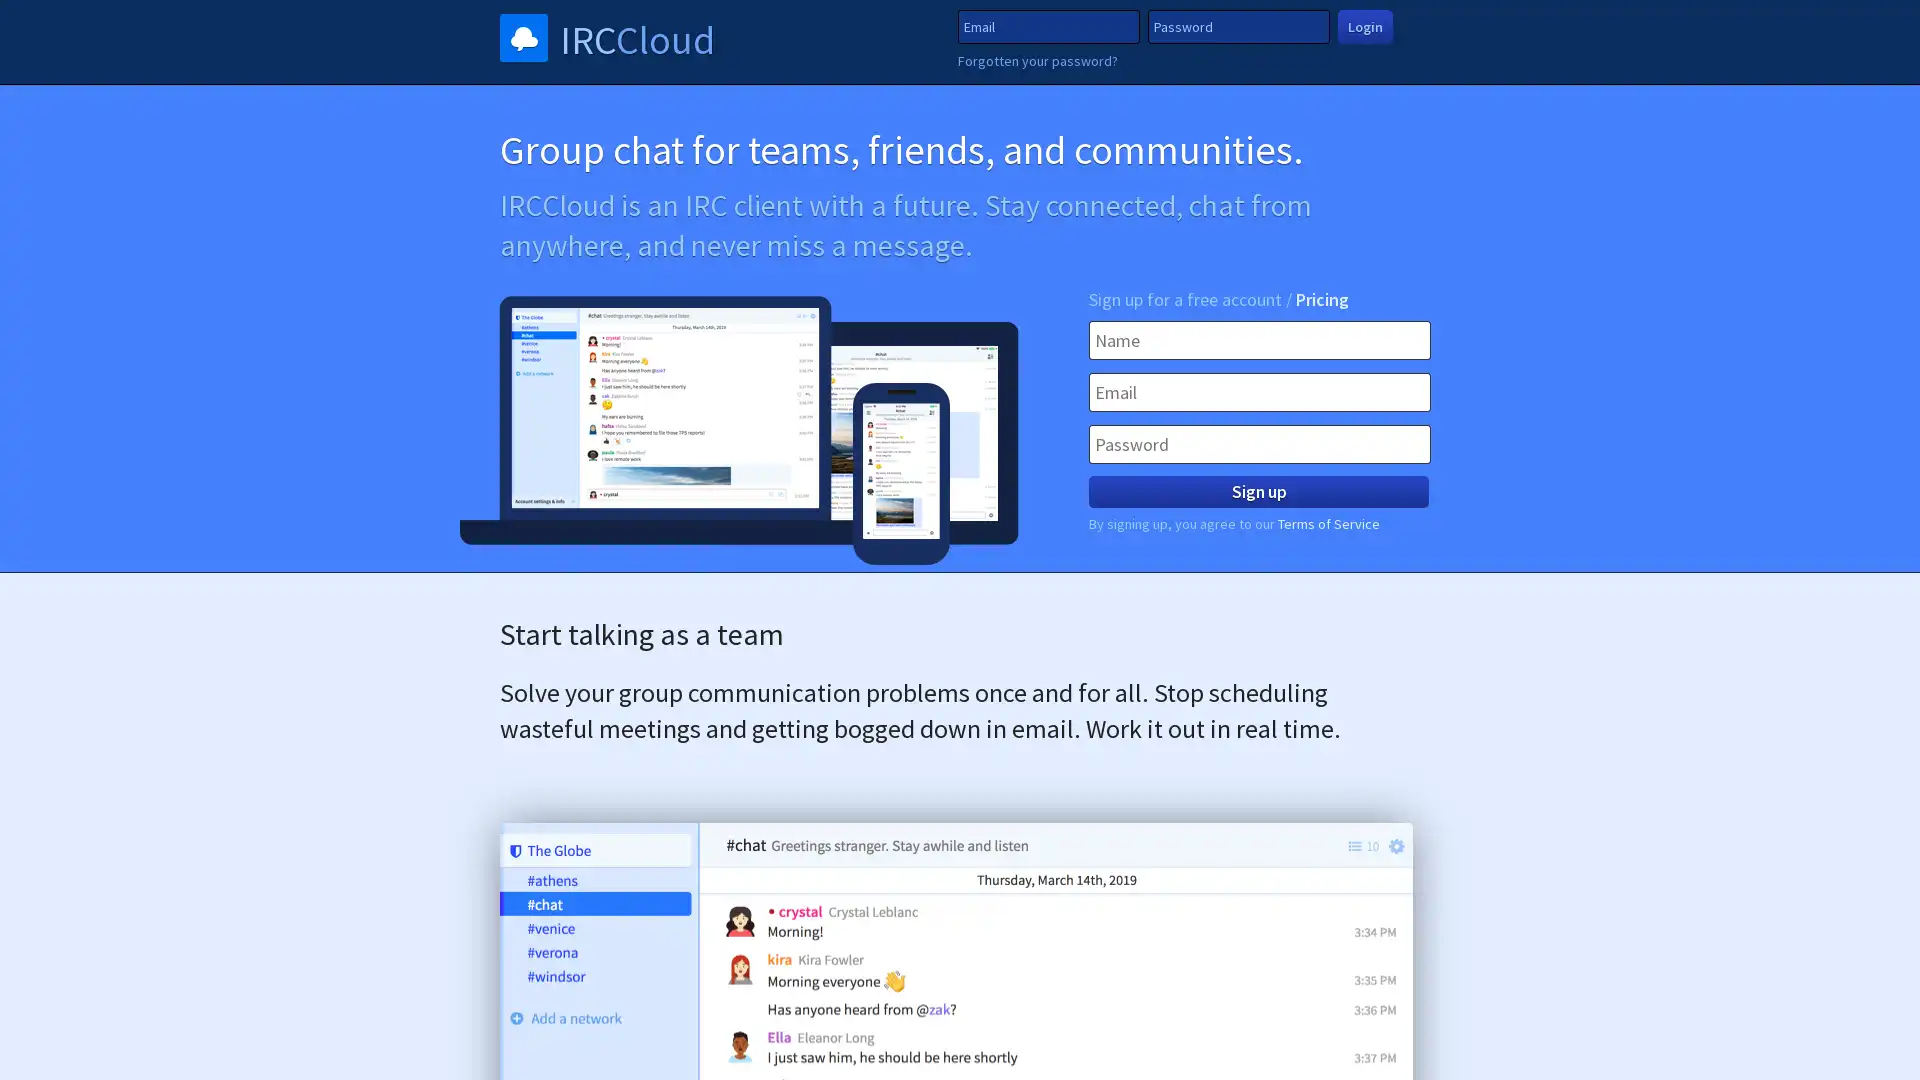 The height and width of the screenshot is (1080, 1920). Describe the element at coordinates (1364, 26) in the screenshot. I see `Login` at that location.